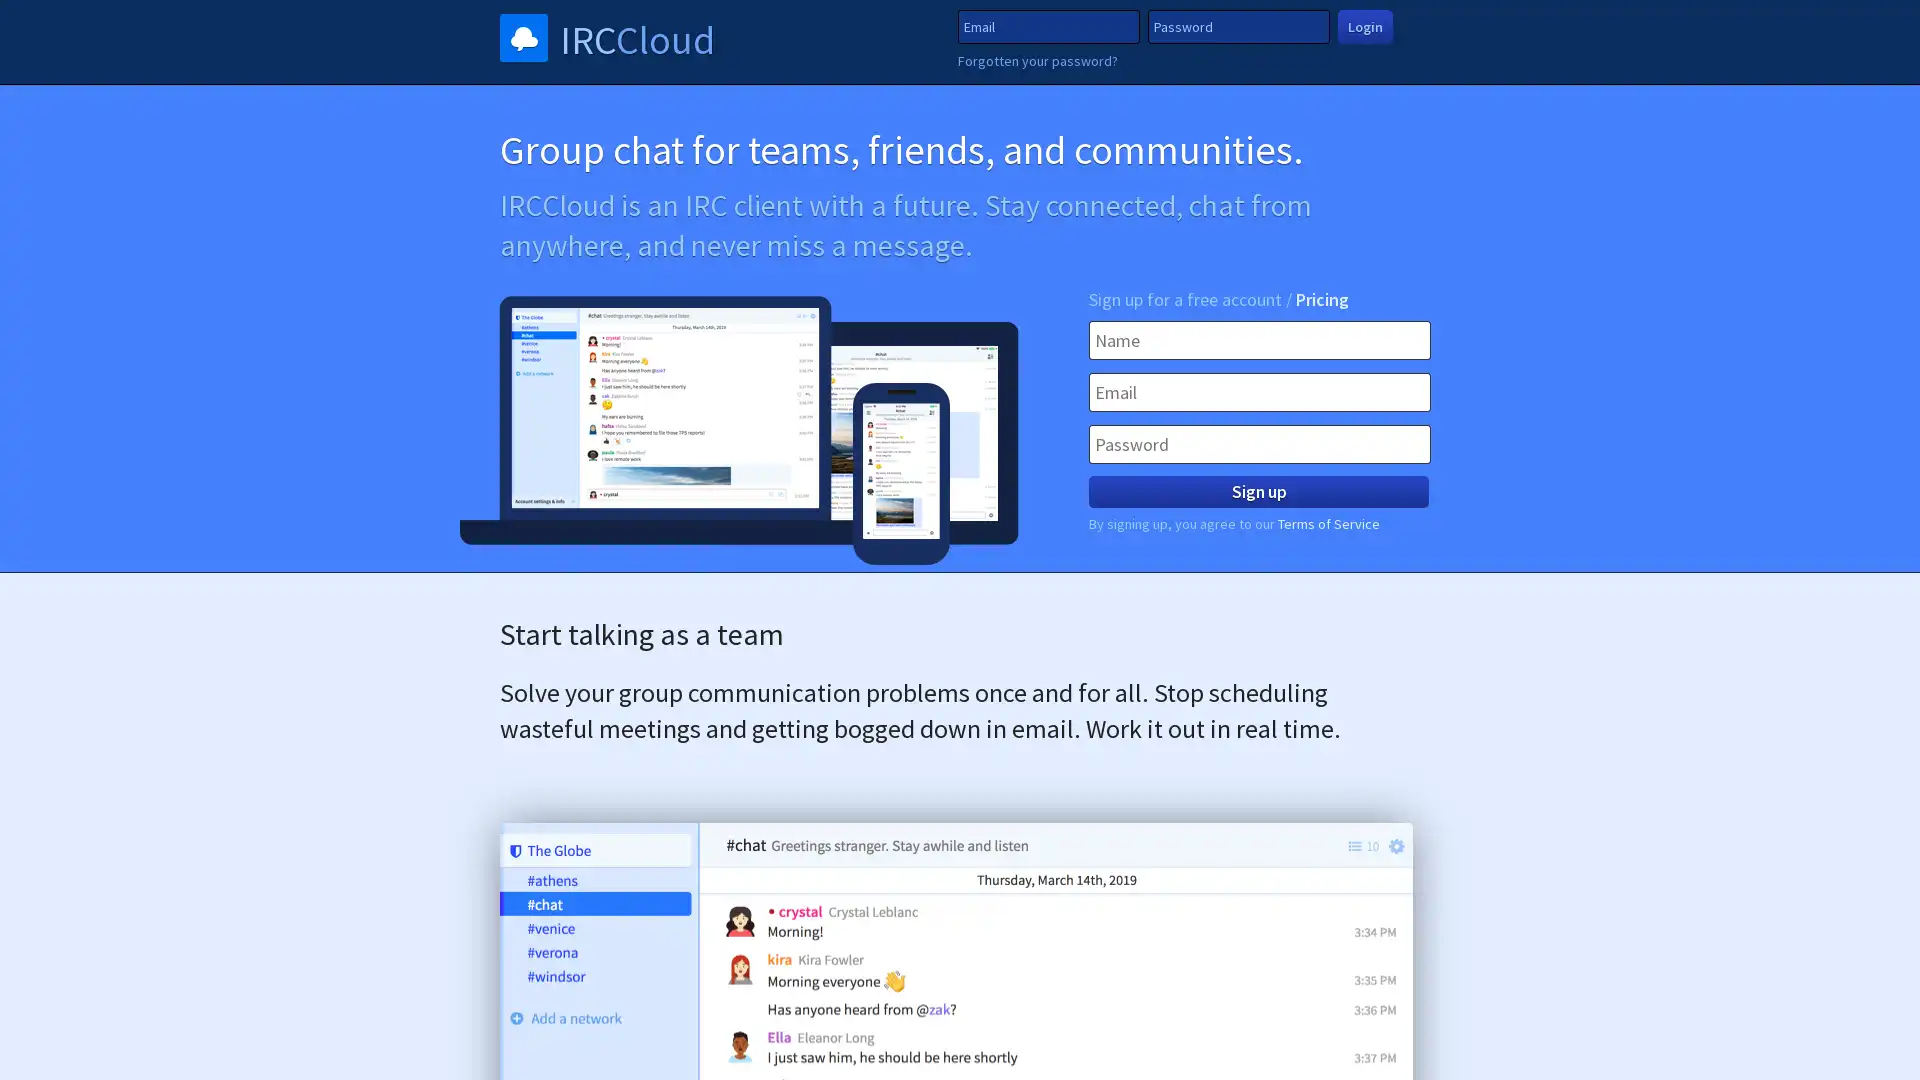 The height and width of the screenshot is (1080, 1920). Describe the element at coordinates (1364, 26) in the screenshot. I see `Login` at that location.